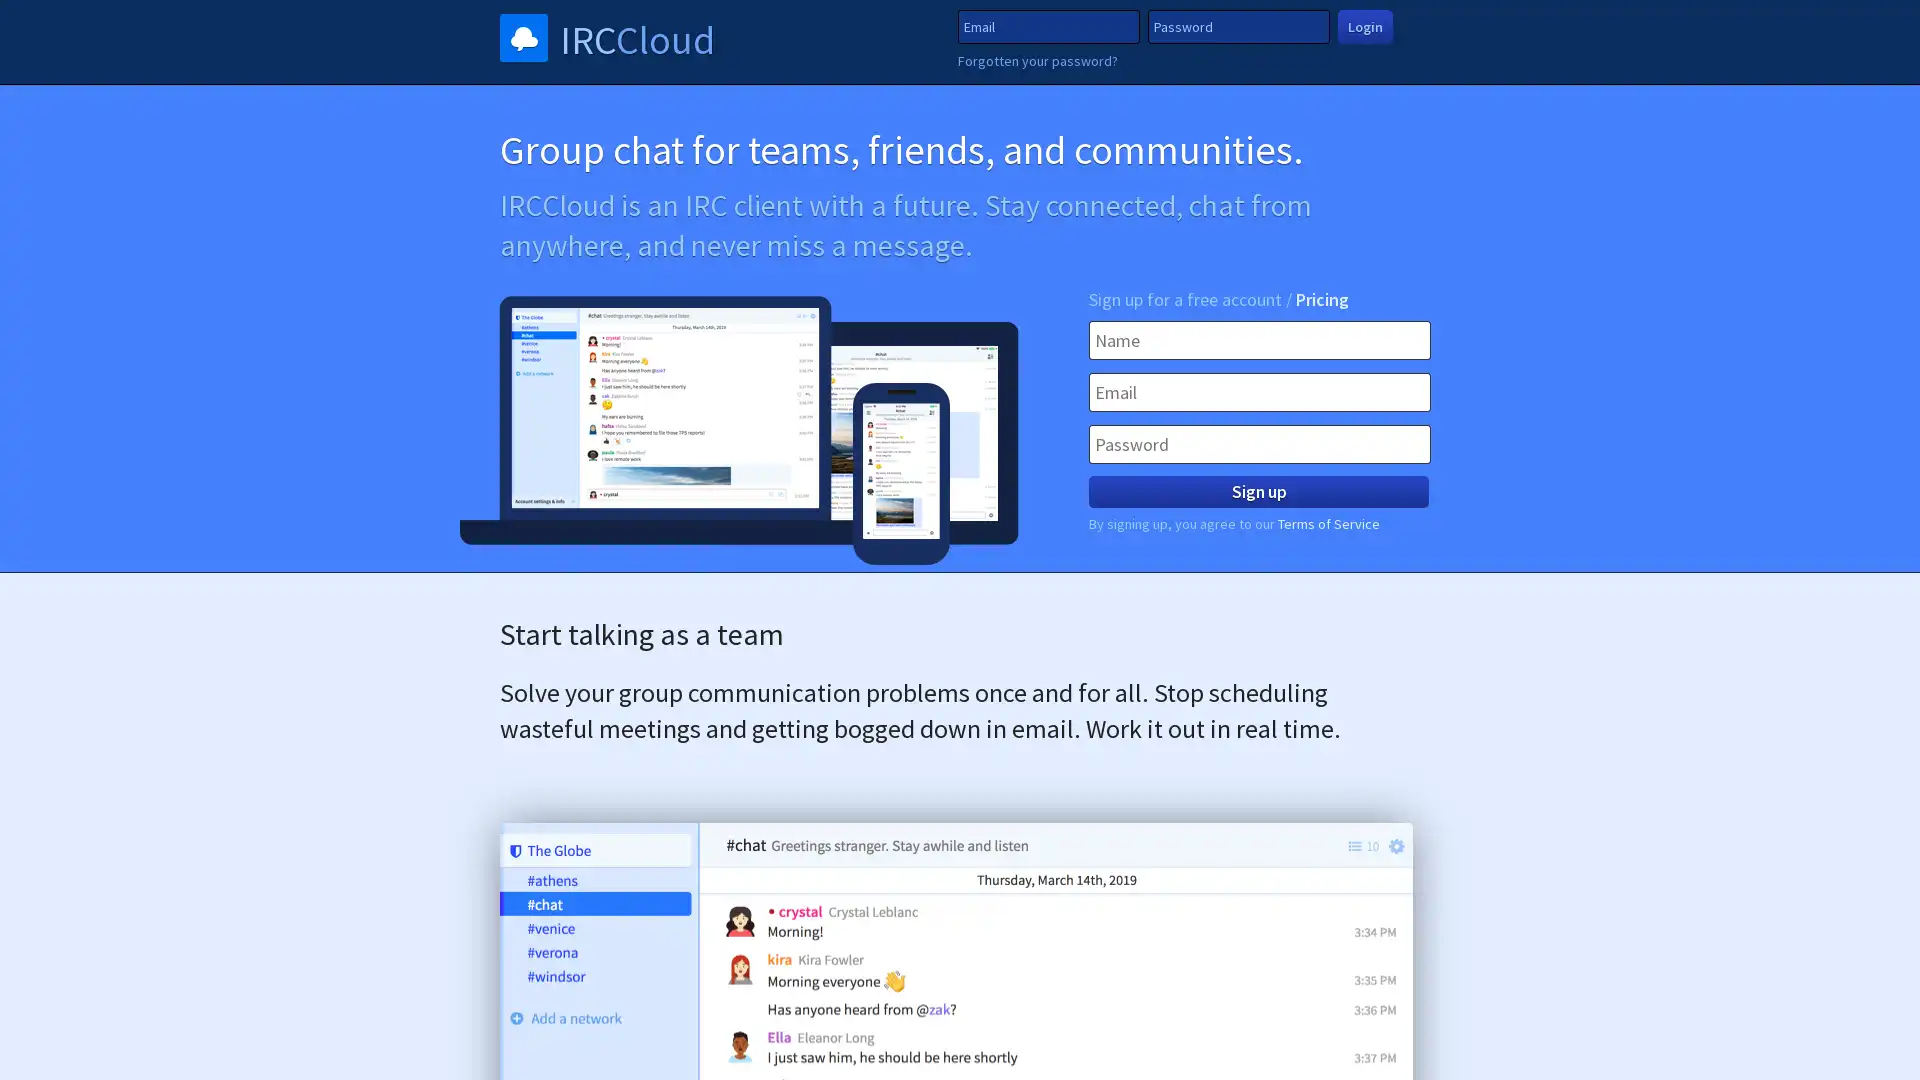 The height and width of the screenshot is (1080, 1920). Describe the element at coordinates (1364, 26) in the screenshot. I see `Login` at that location.